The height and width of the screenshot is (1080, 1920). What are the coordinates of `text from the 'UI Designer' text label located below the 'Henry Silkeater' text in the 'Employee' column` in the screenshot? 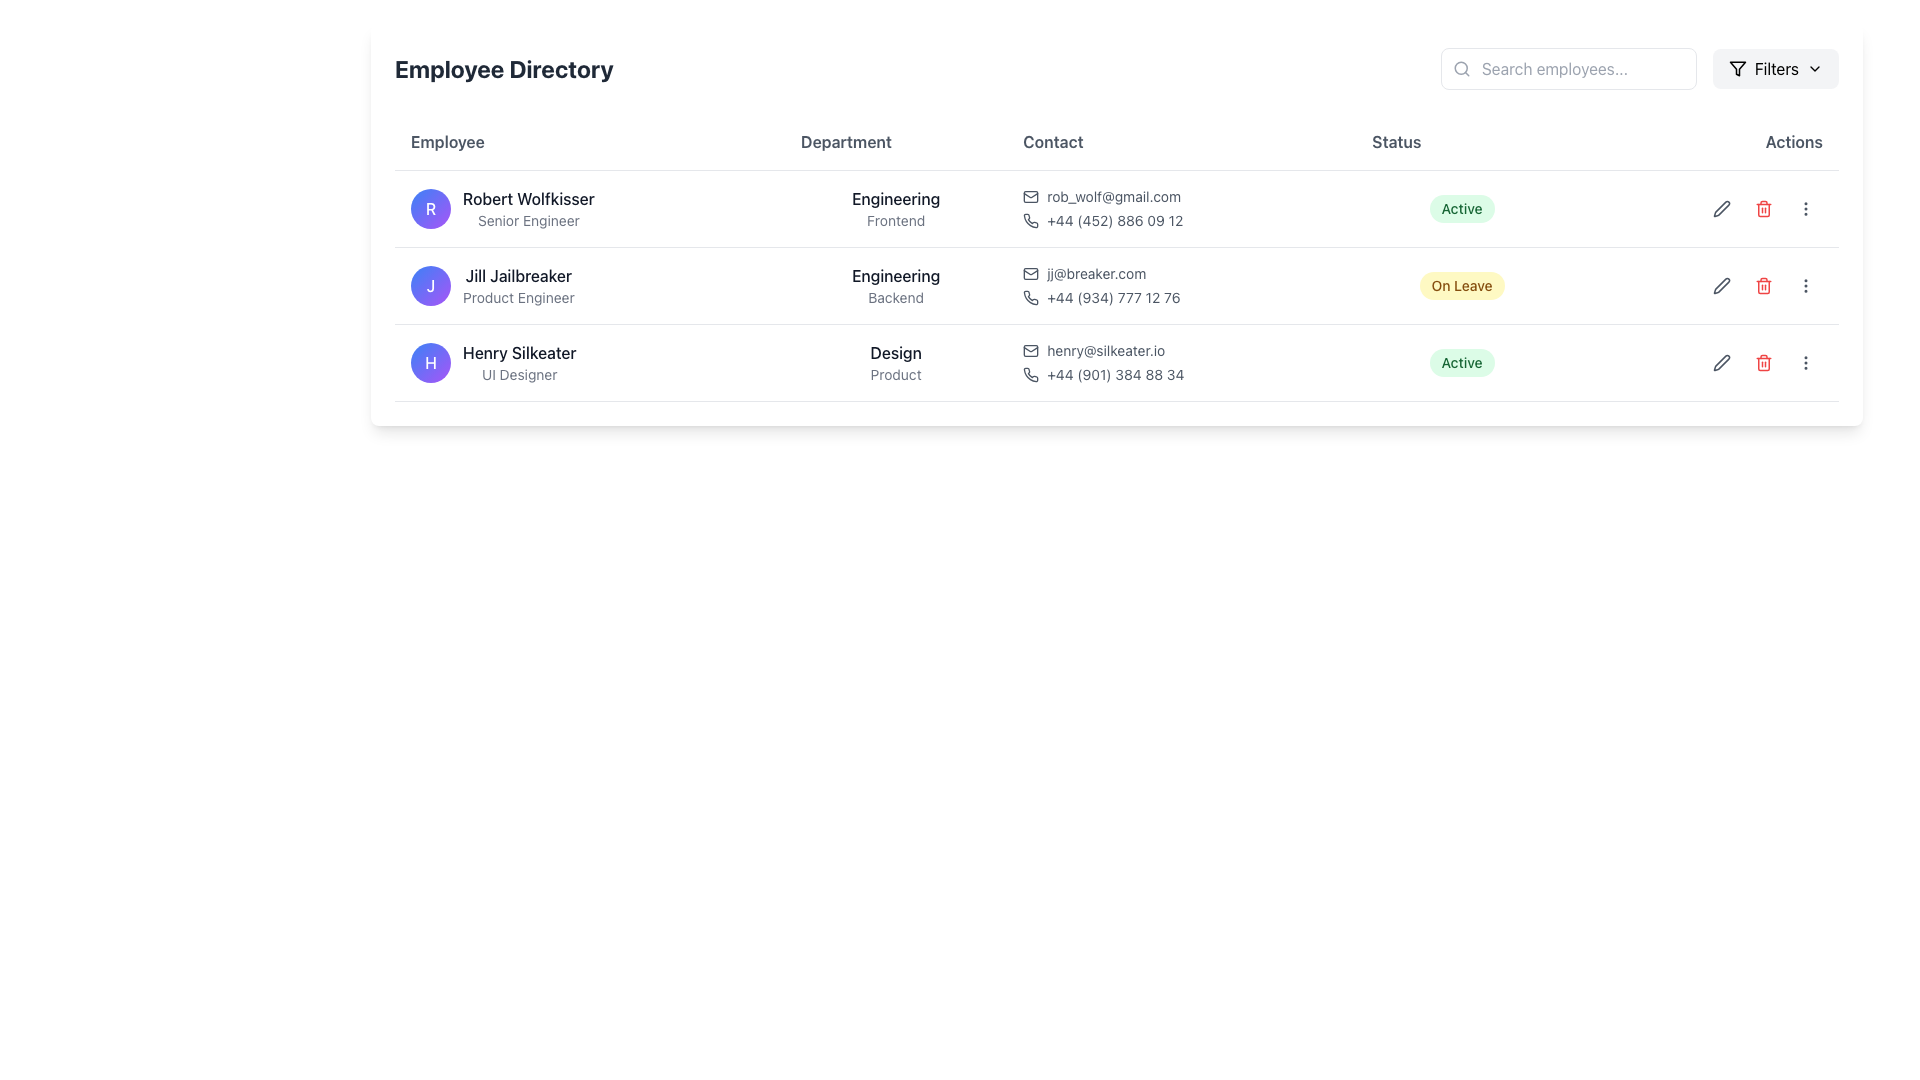 It's located at (519, 374).